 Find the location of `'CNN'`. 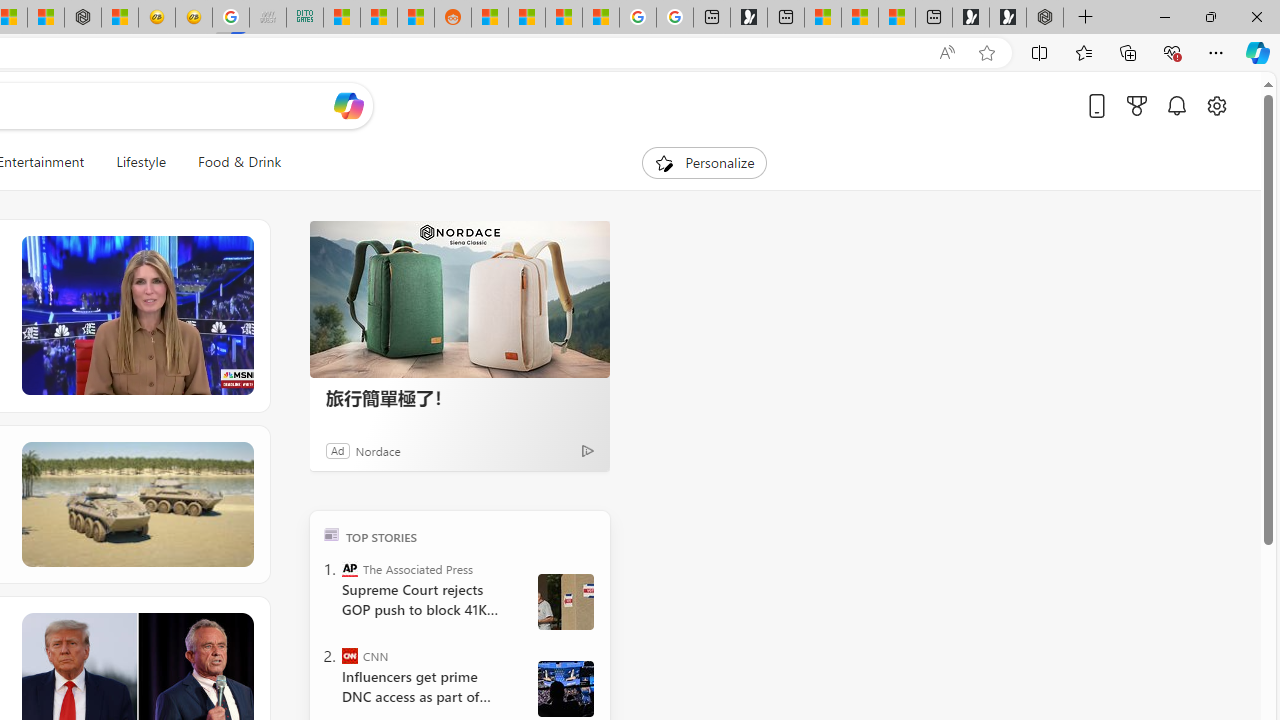

'CNN' is located at coordinates (350, 655).